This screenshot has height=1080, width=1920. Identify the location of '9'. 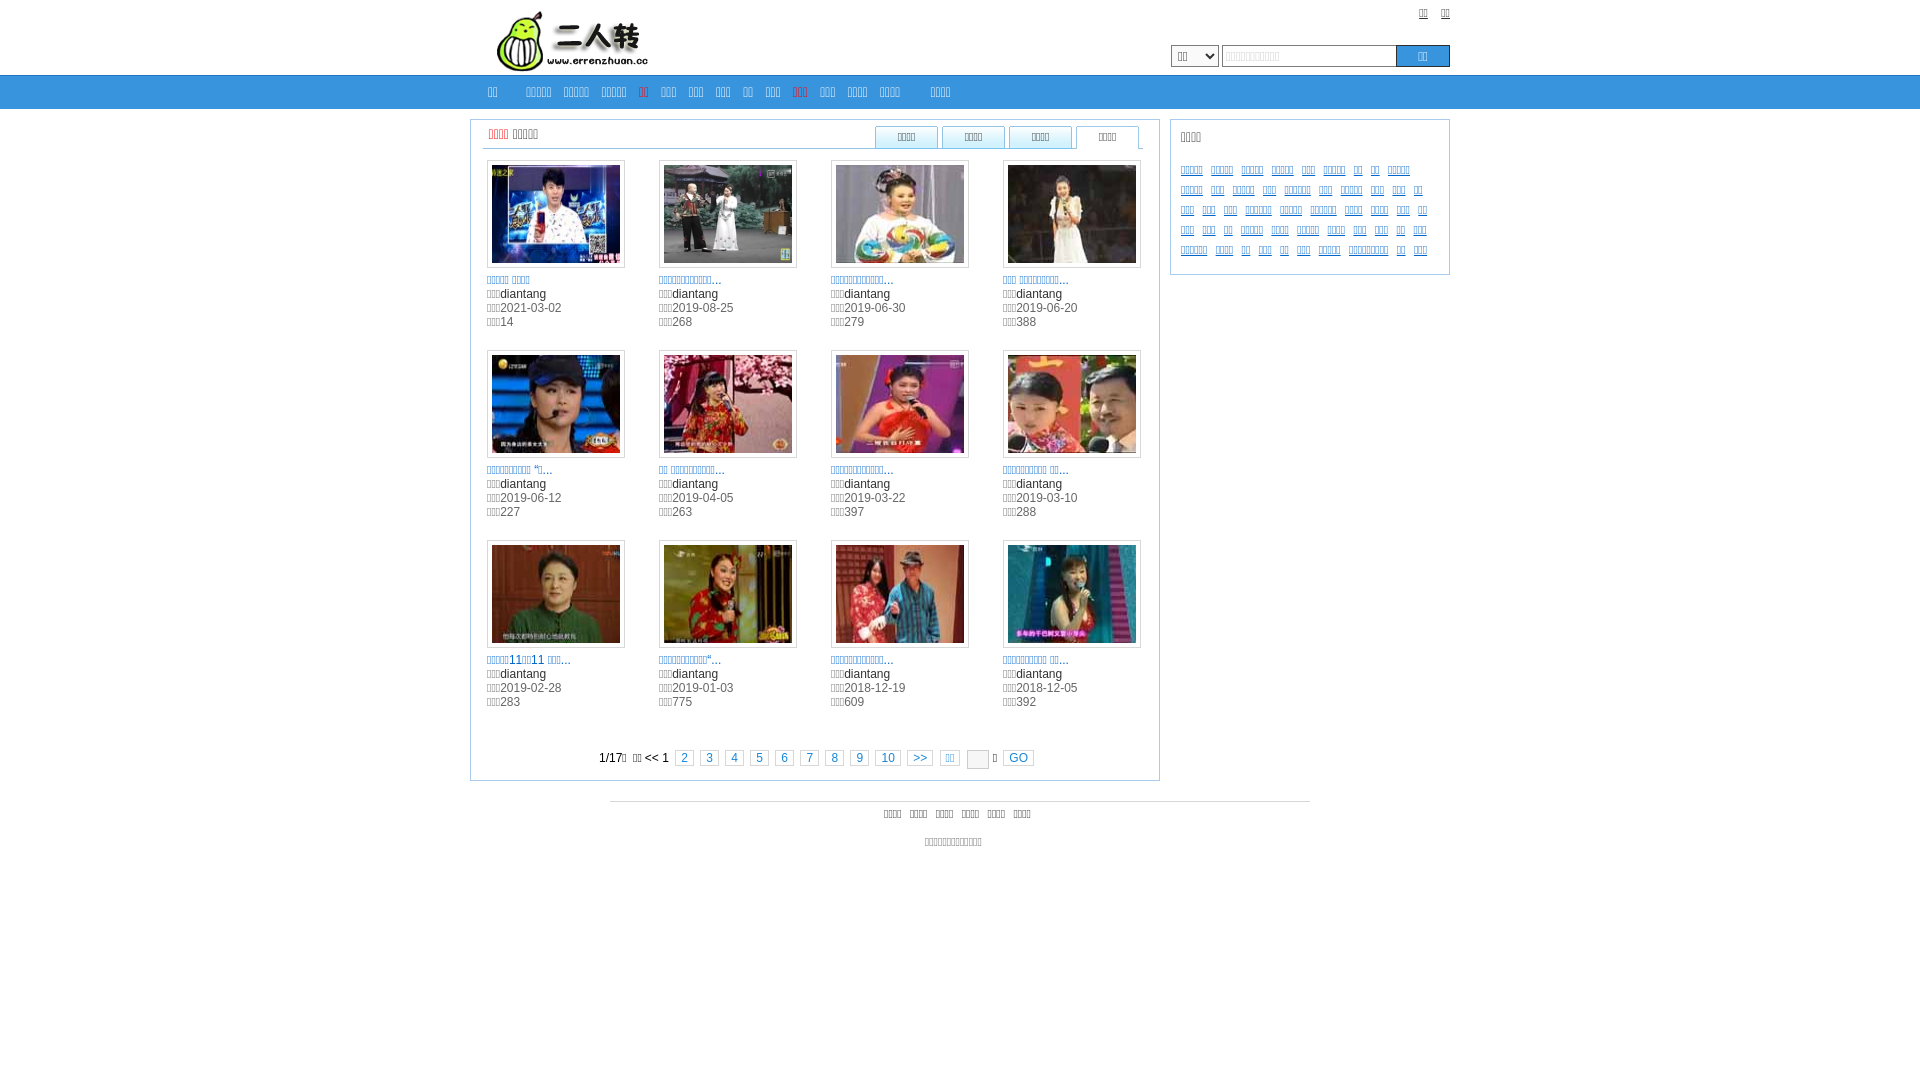
(859, 758).